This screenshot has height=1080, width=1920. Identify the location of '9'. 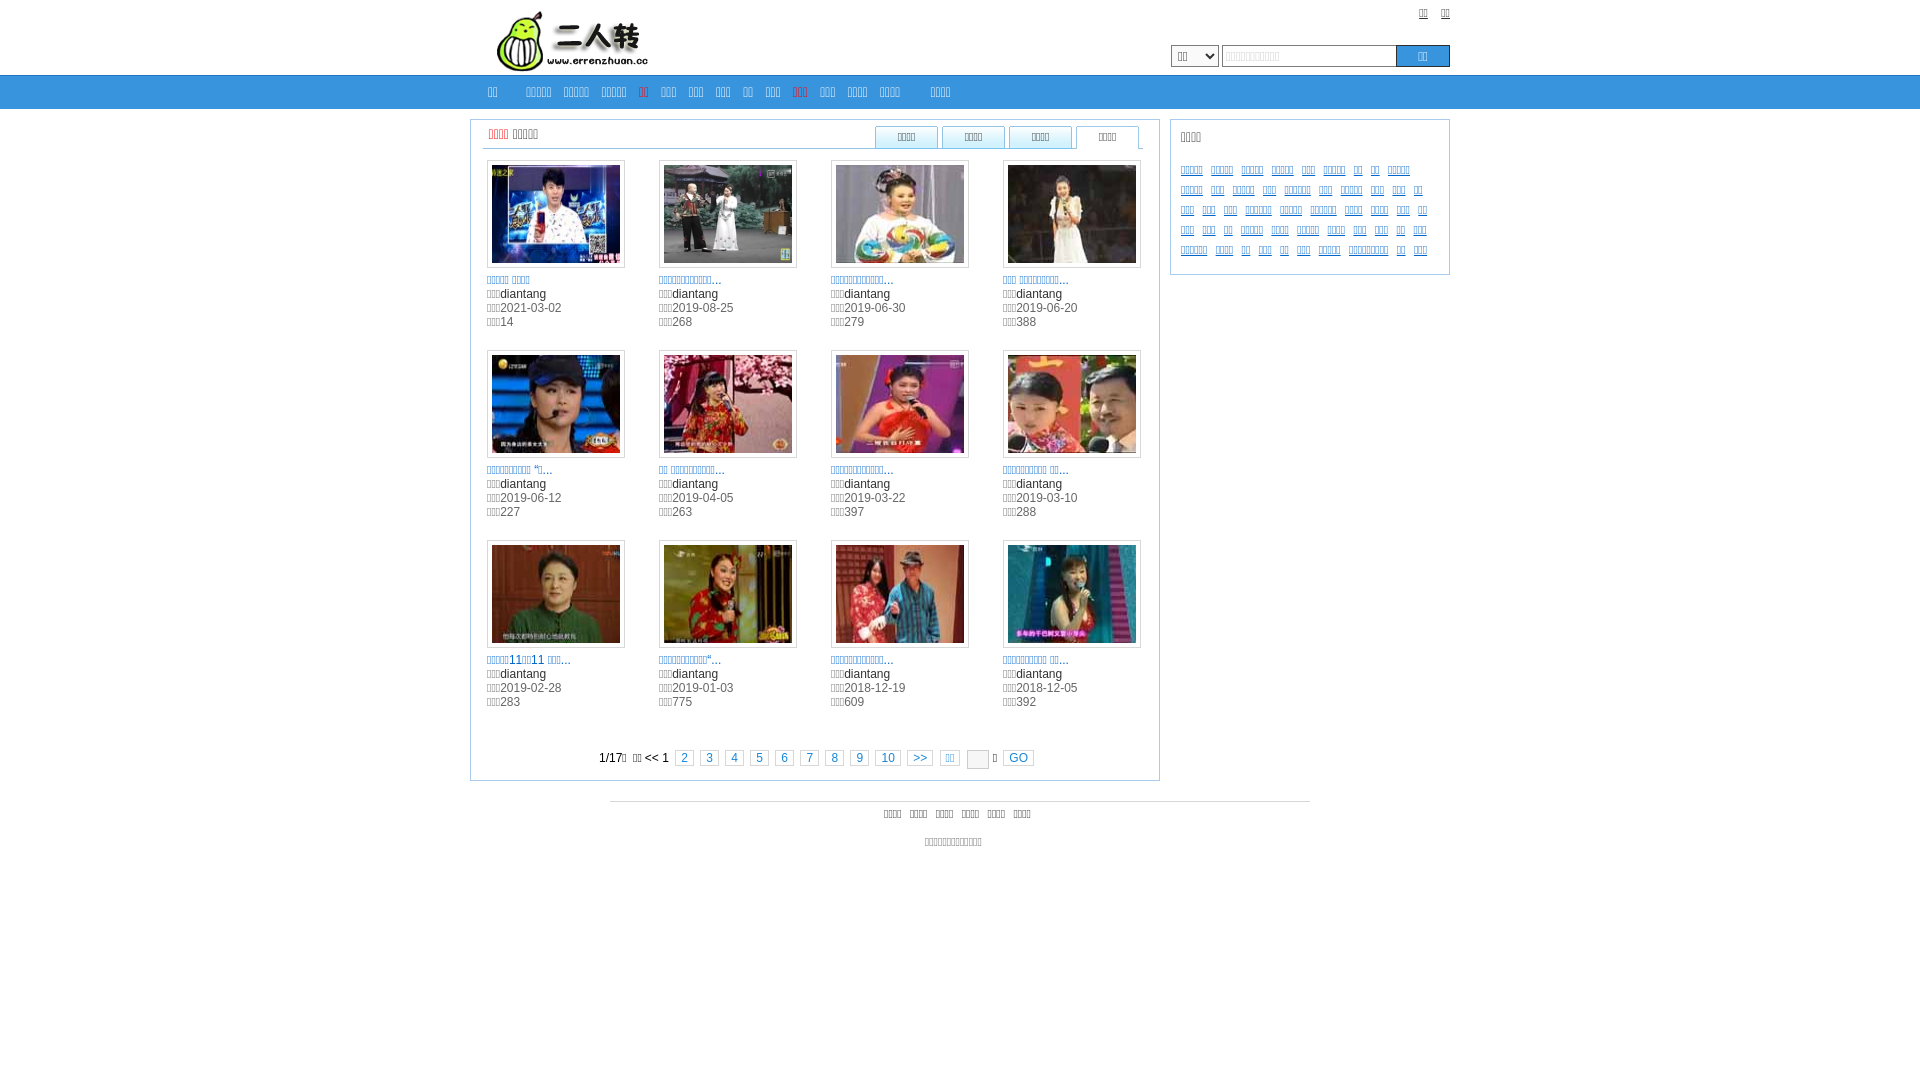
(859, 758).